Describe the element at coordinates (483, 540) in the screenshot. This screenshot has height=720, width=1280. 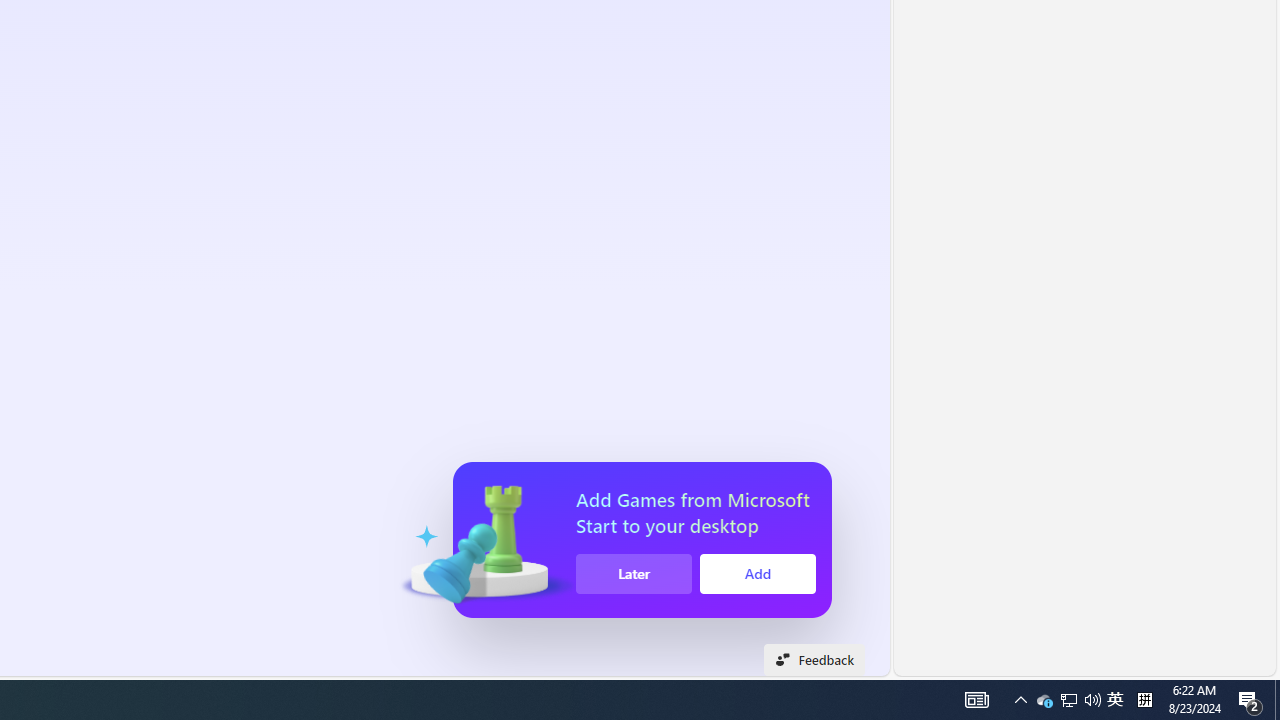
I see `'Class: pwa-upsell-icon'` at that location.